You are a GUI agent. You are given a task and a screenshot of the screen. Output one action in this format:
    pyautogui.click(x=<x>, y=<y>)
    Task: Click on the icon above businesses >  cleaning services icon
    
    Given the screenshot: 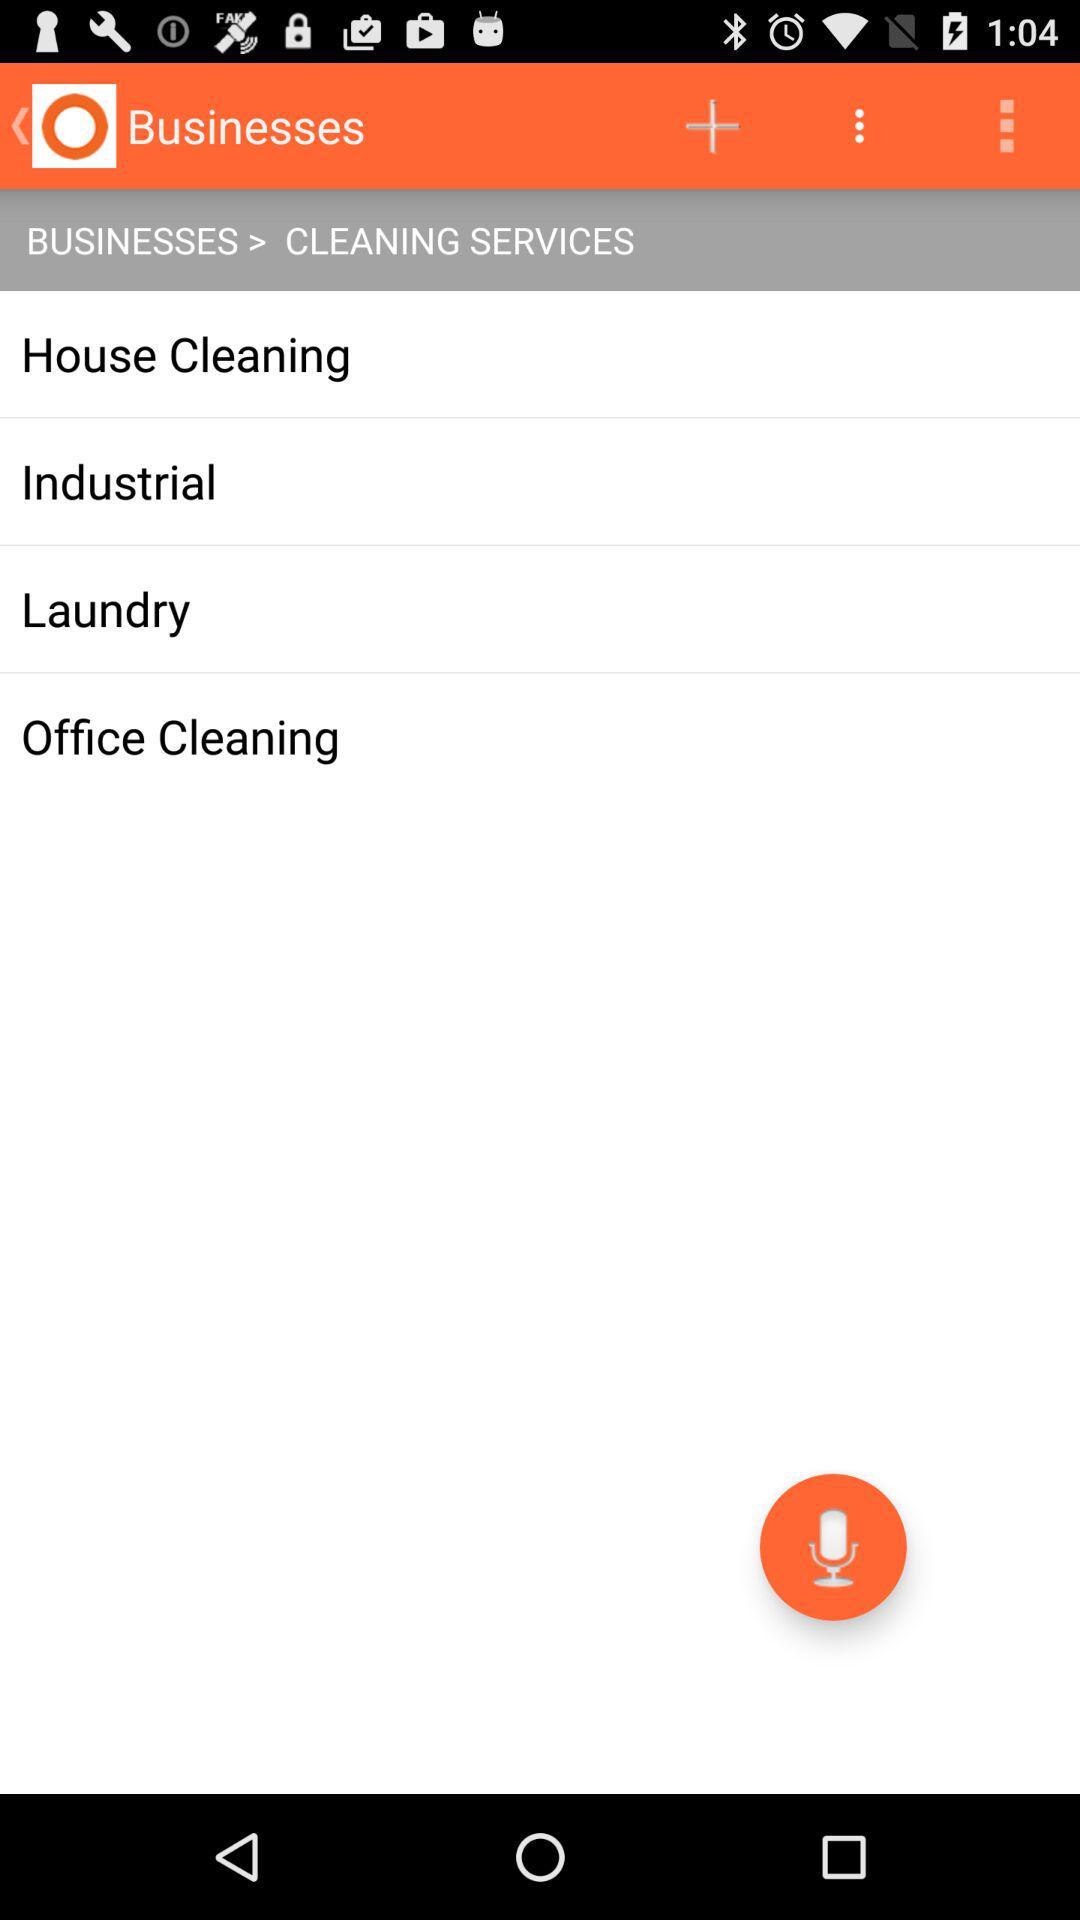 What is the action you would take?
    pyautogui.click(x=711, y=124)
    